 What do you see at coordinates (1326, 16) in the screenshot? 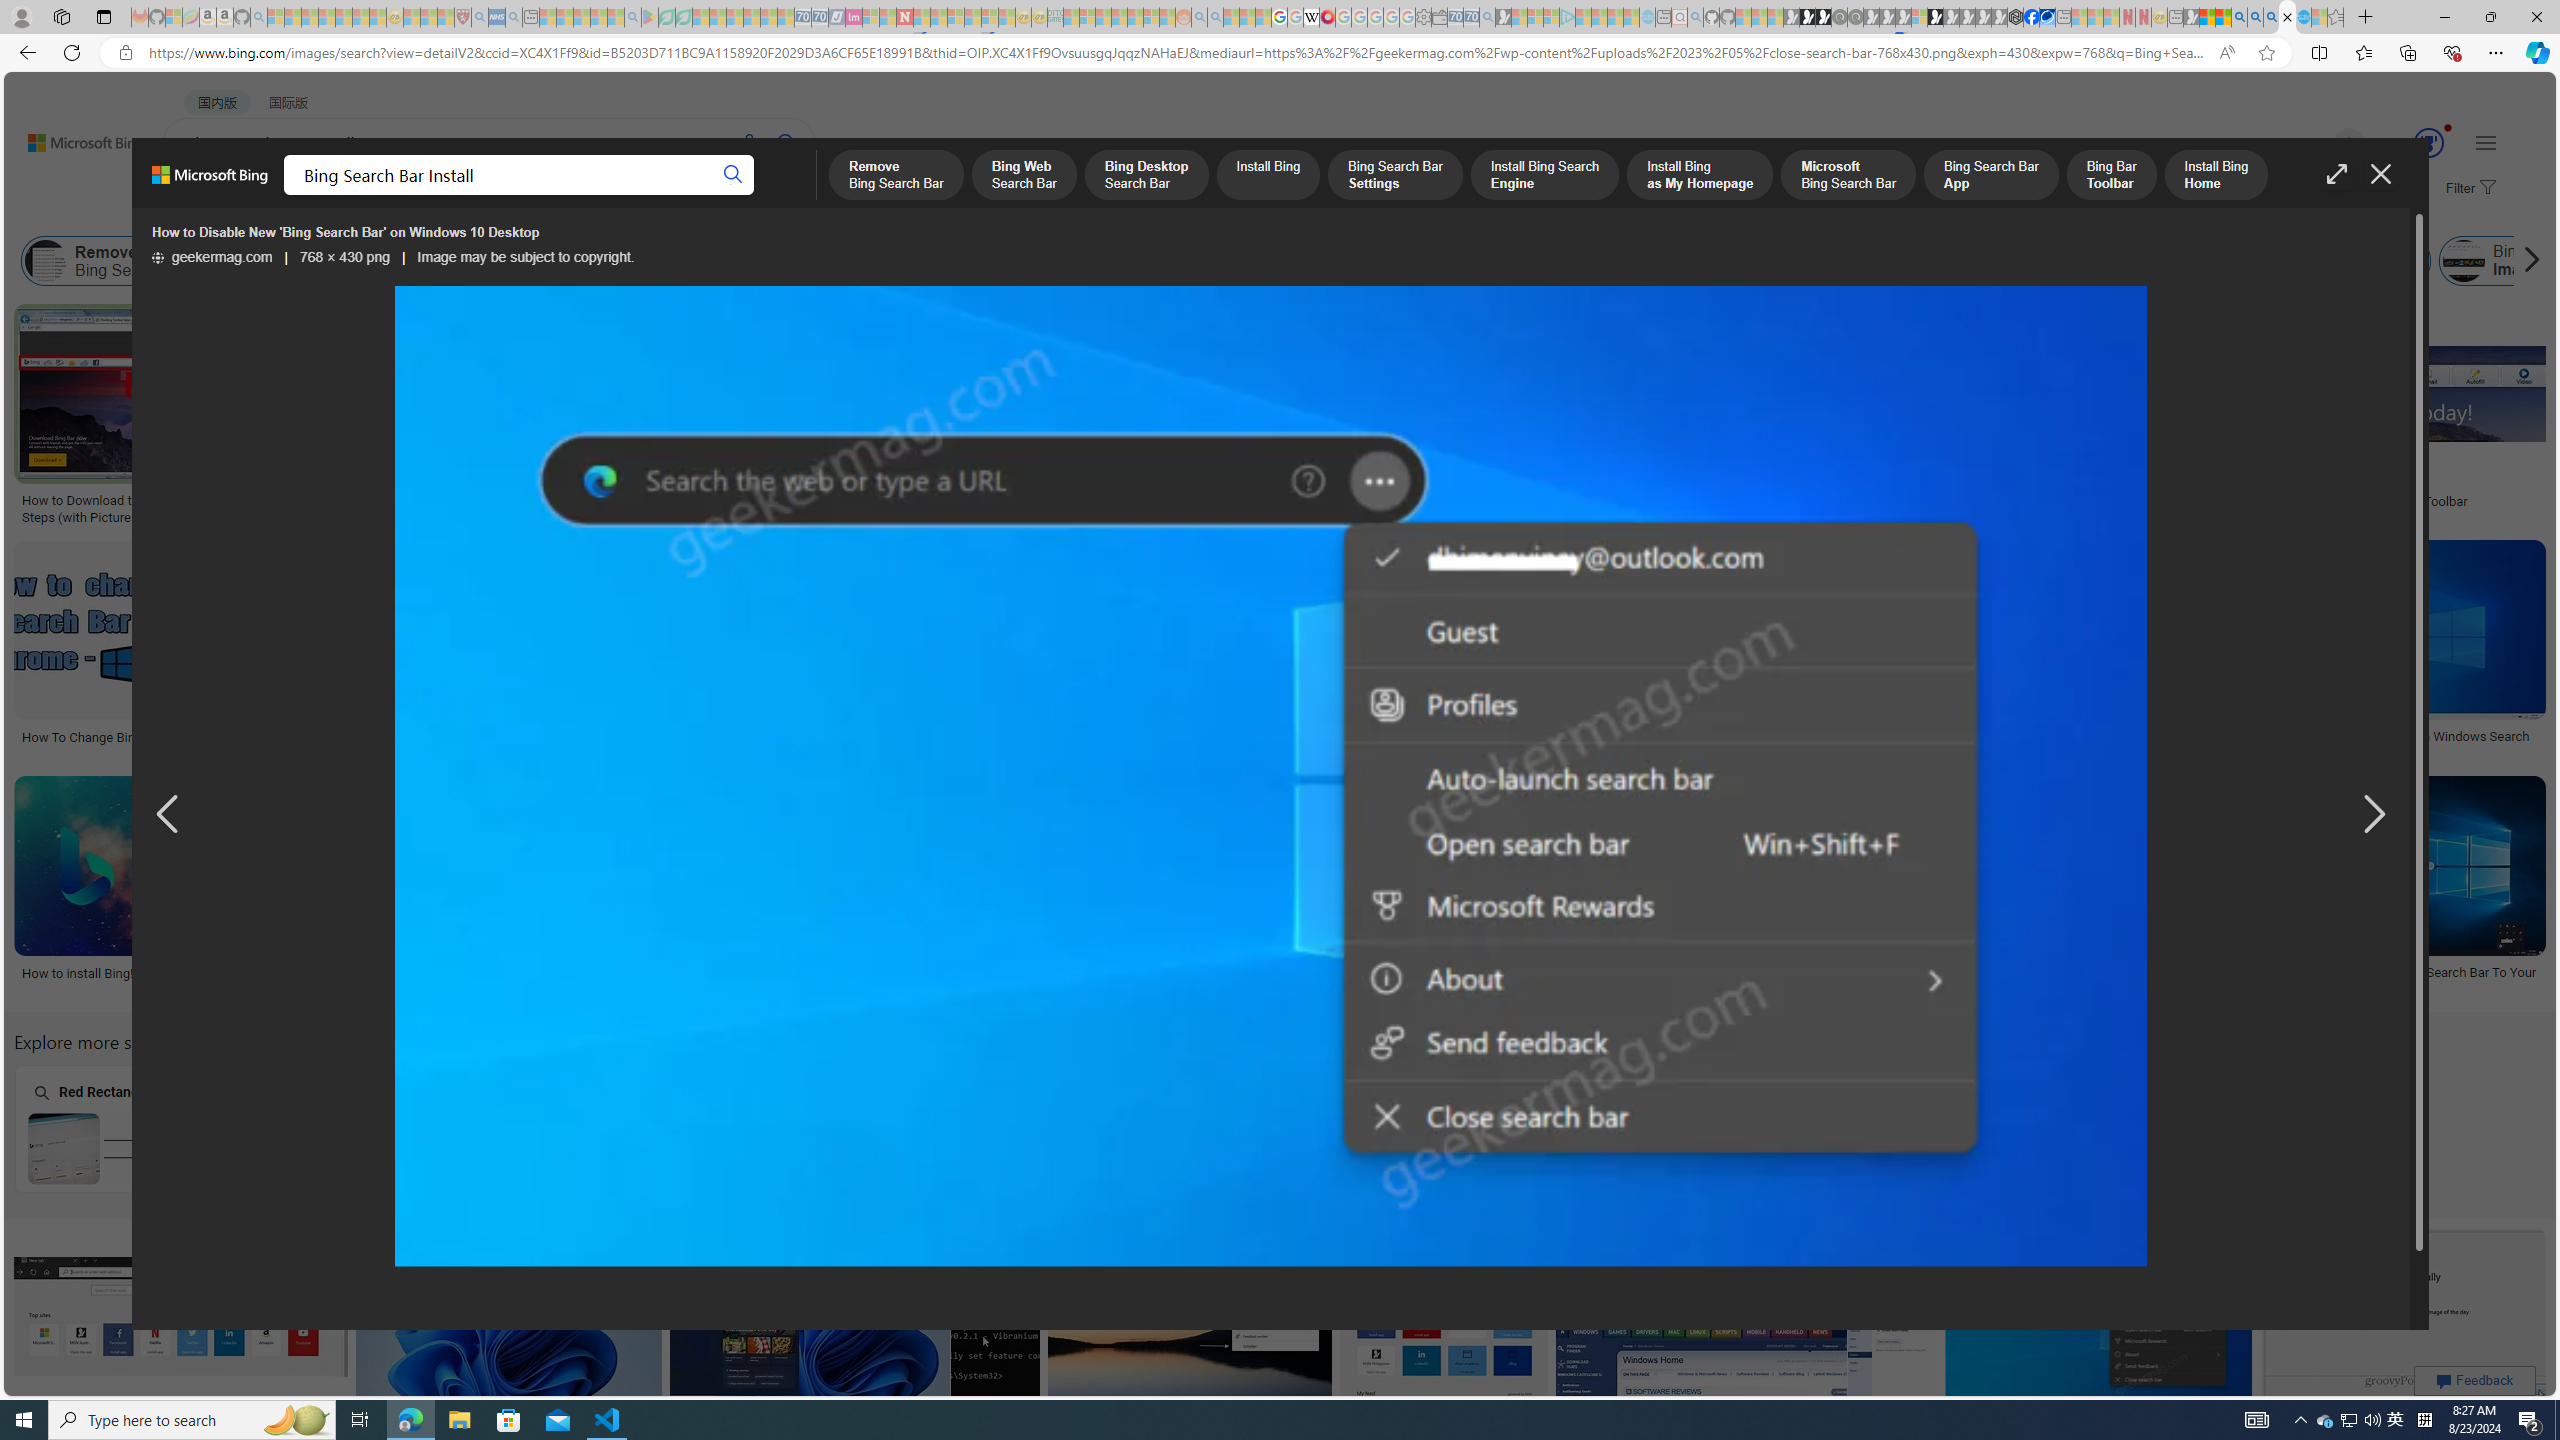
I see `'MediaWiki'` at bounding box center [1326, 16].